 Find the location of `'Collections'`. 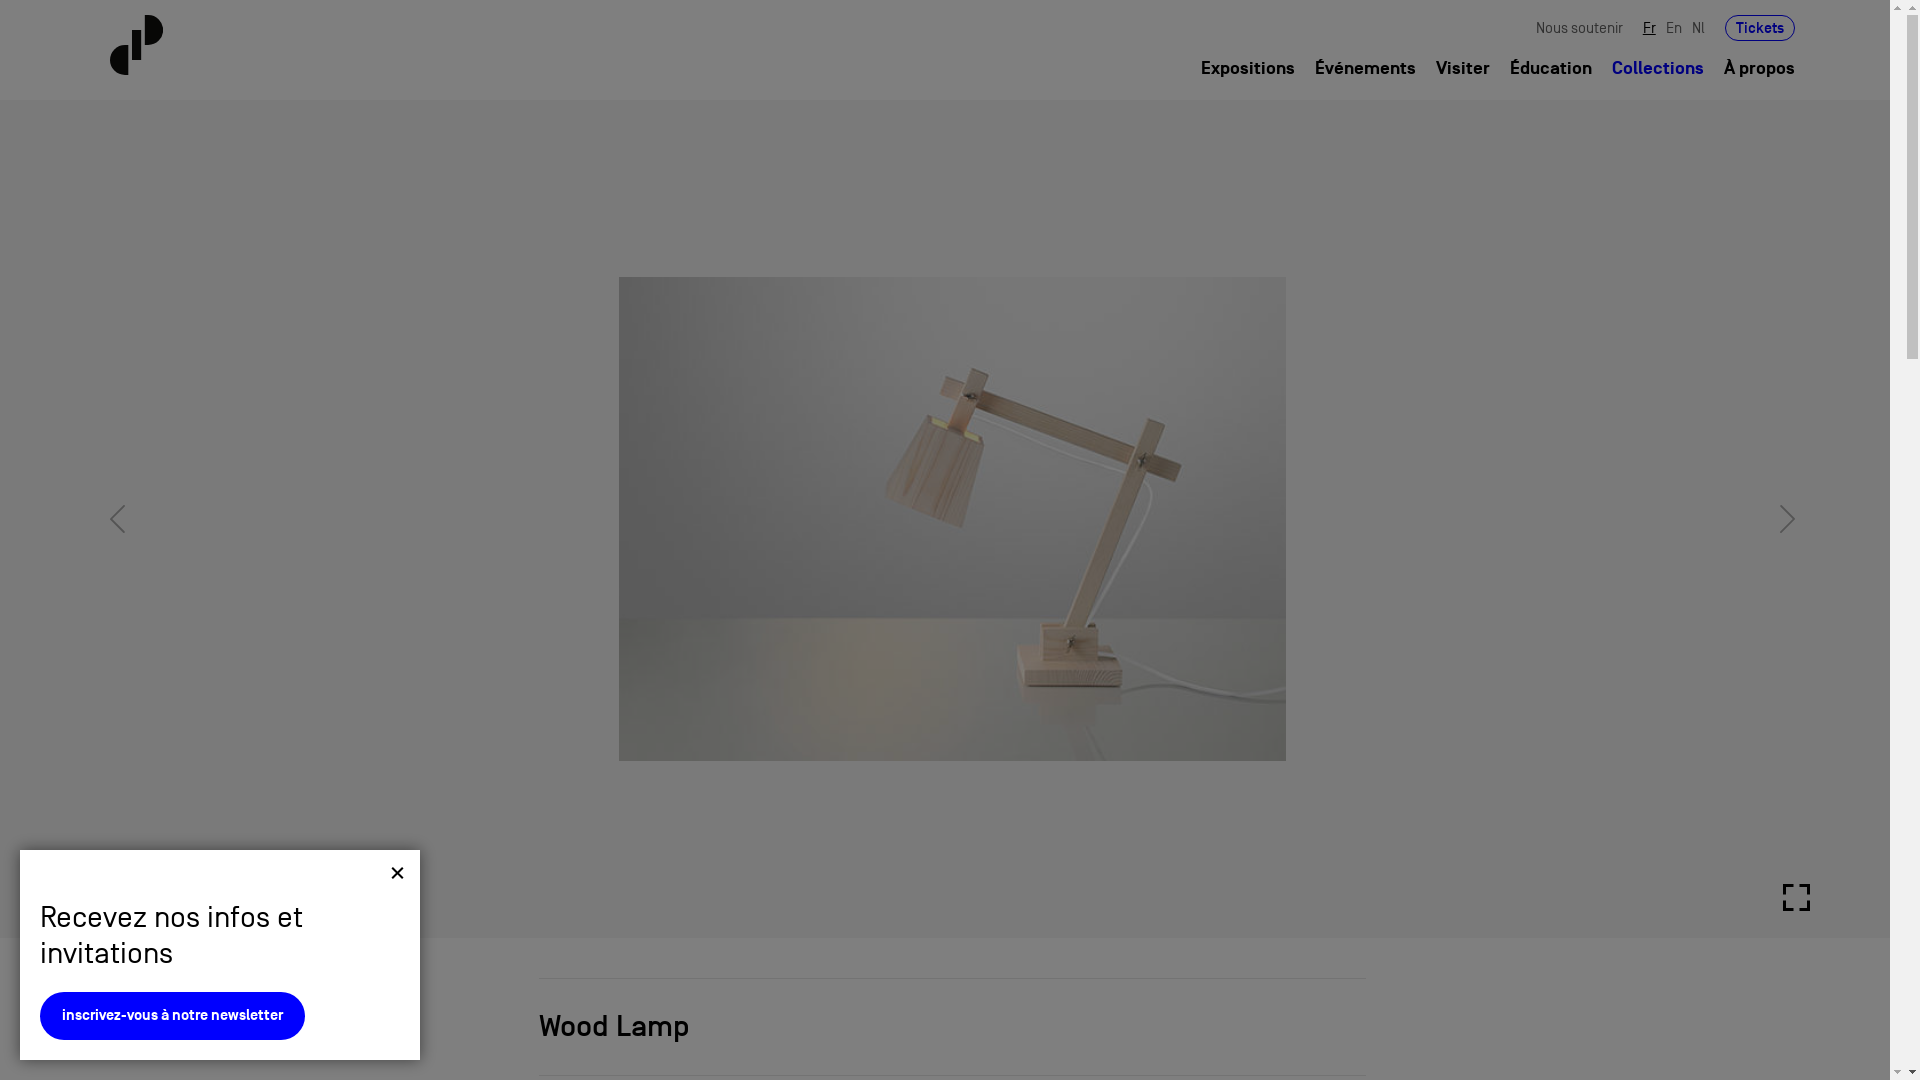

'Collections' is located at coordinates (1657, 68).